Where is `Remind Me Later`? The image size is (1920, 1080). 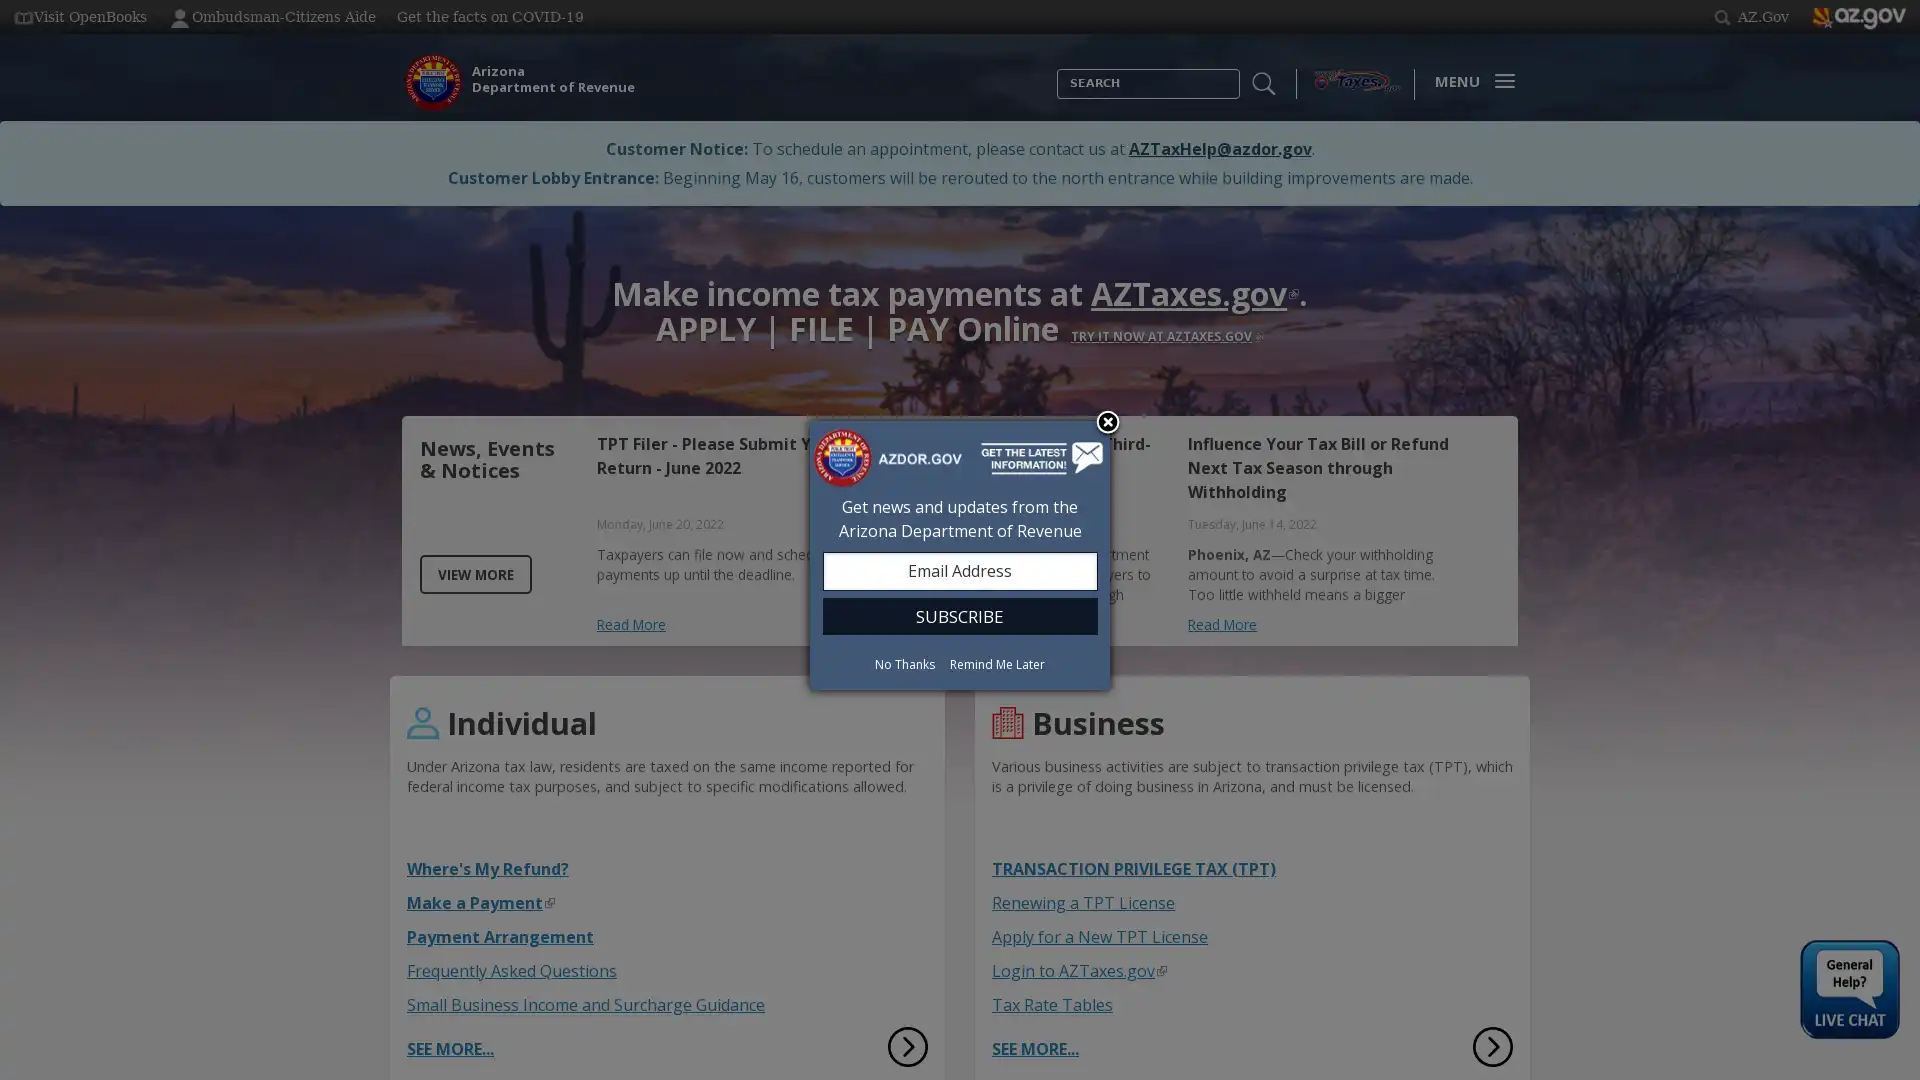 Remind Me Later is located at coordinates (997, 663).